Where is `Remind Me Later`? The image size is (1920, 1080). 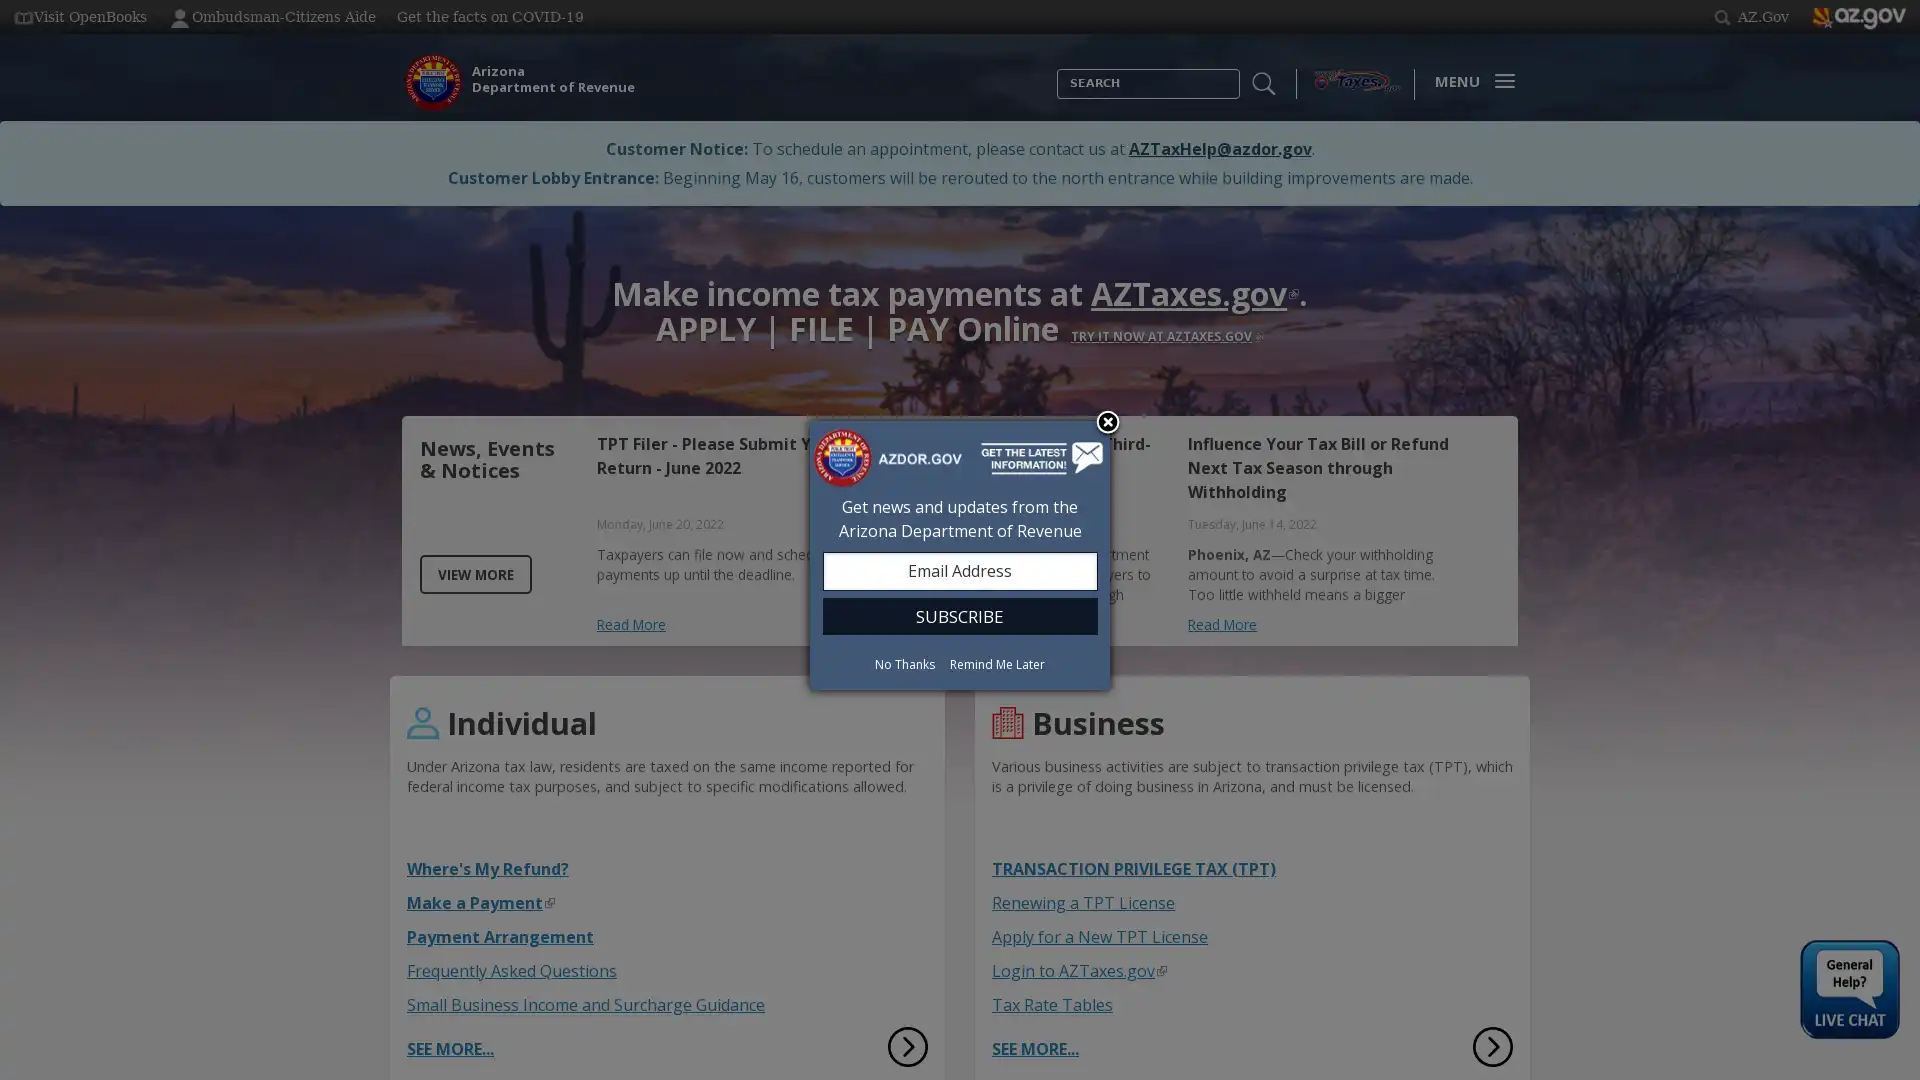 Remind Me Later is located at coordinates (997, 663).